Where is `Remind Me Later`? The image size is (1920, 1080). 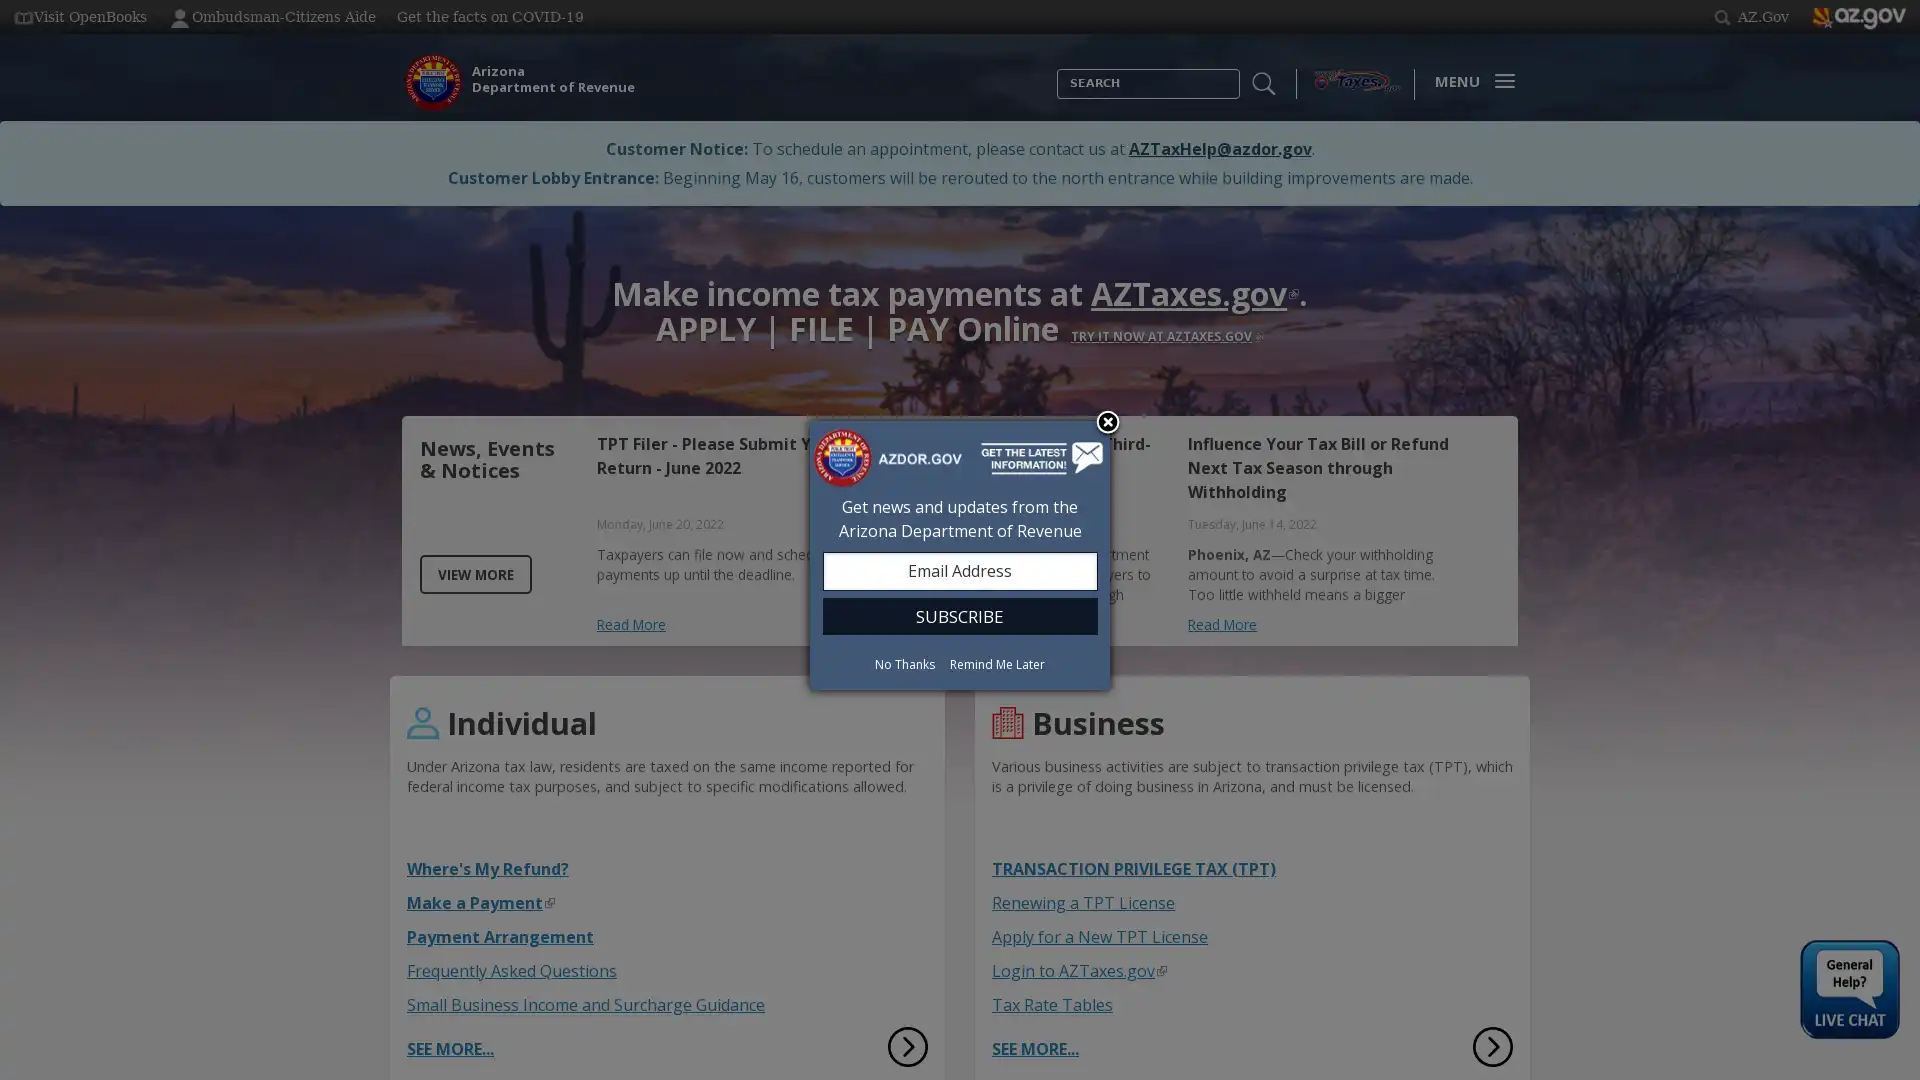 Remind Me Later is located at coordinates (997, 663).